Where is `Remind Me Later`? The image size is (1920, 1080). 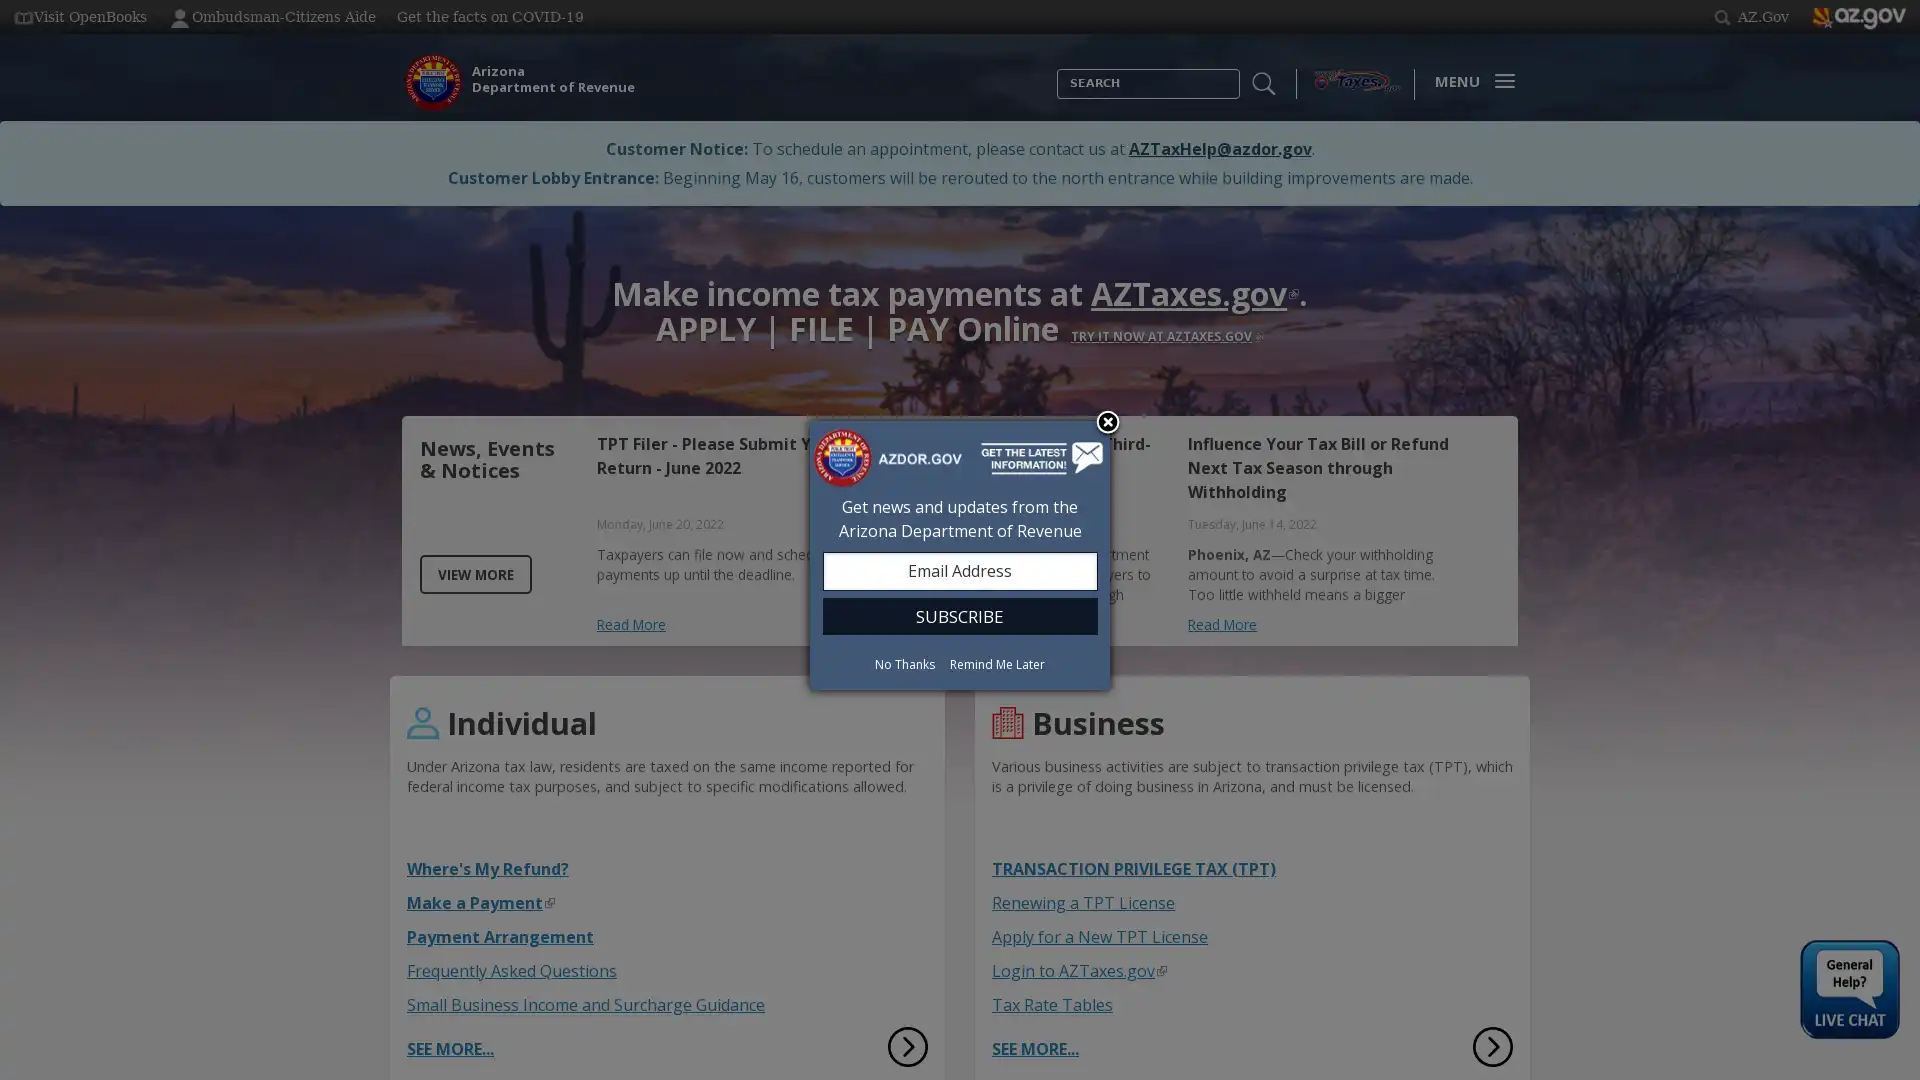 Remind Me Later is located at coordinates (997, 663).